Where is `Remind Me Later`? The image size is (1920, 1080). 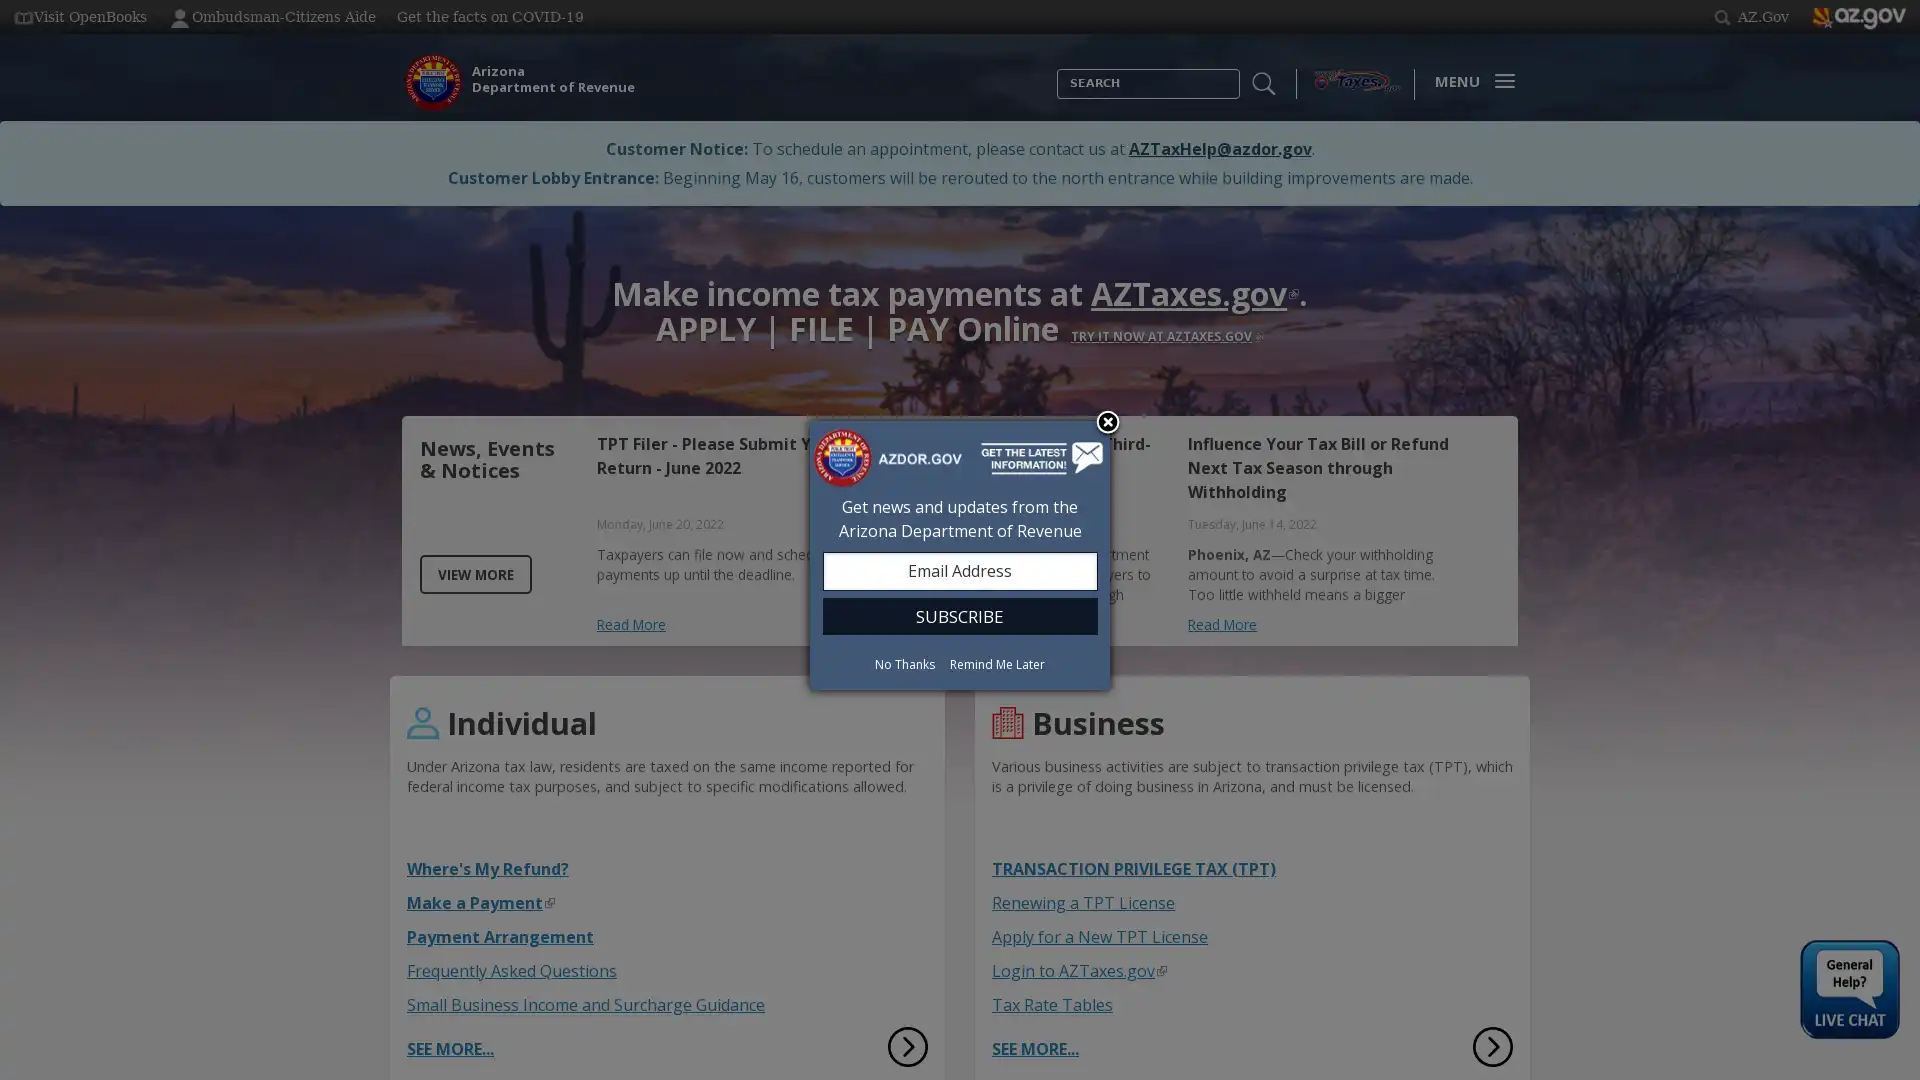 Remind Me Later is located at coordinates (997, 663).